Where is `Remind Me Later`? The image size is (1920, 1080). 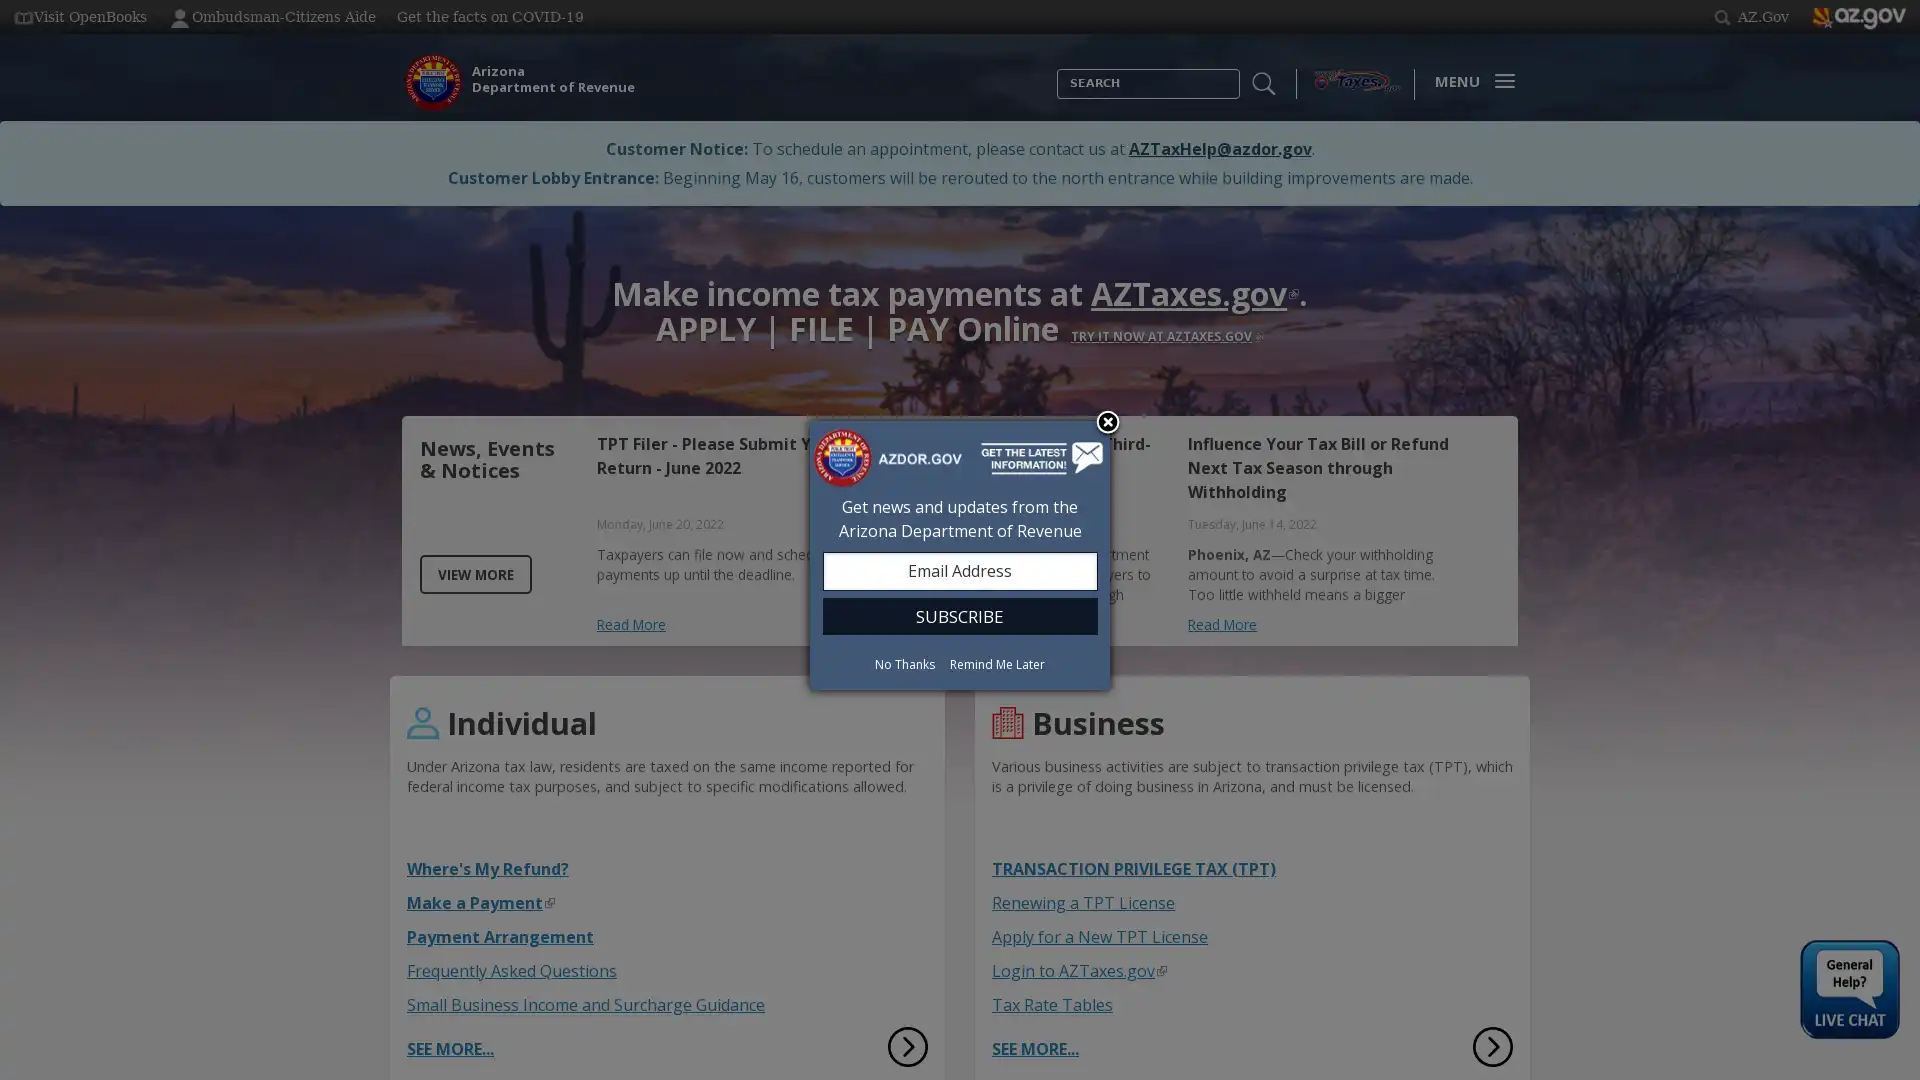 Remind Me Later is located at coordinates (997, 663).